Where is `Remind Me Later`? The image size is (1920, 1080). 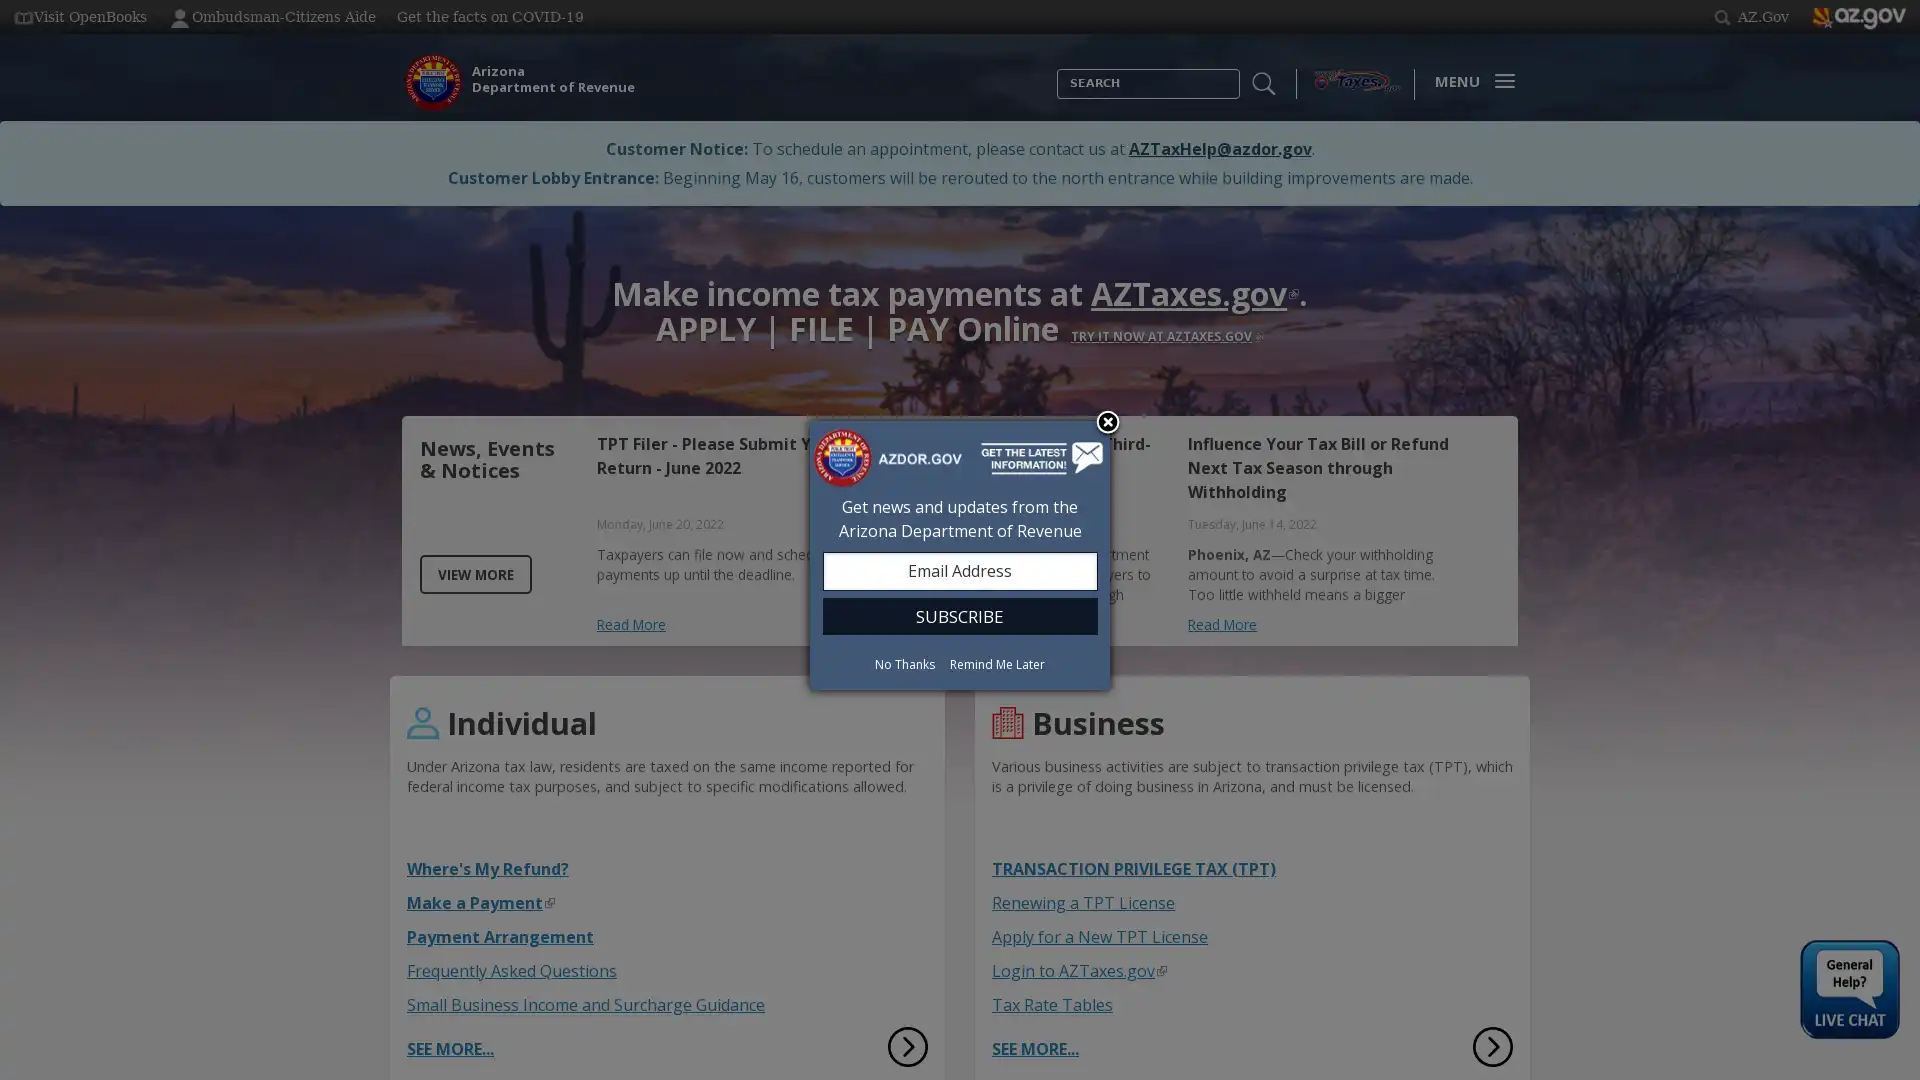 Remind Me Later is located at coordinates (997, 663).